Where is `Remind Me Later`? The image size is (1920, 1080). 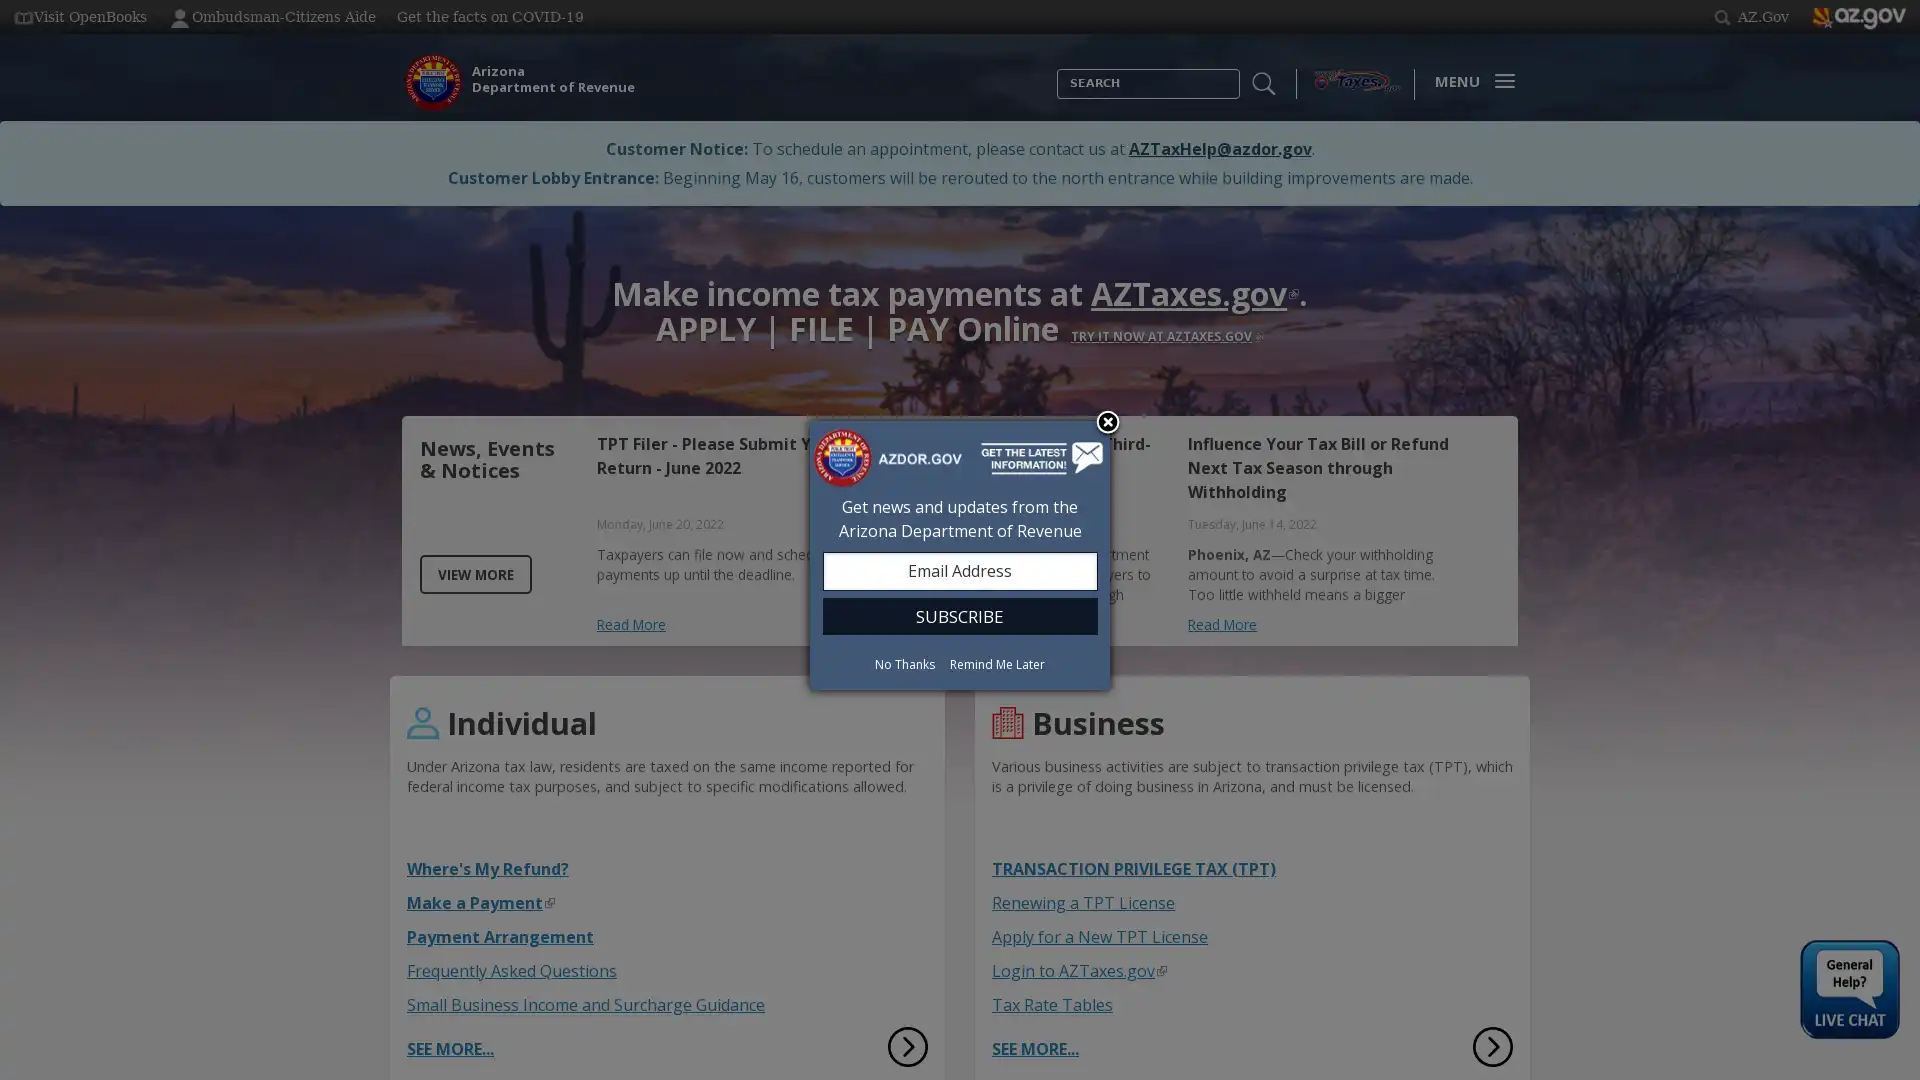 Remind Me Later is located at coordinates (997, 663).